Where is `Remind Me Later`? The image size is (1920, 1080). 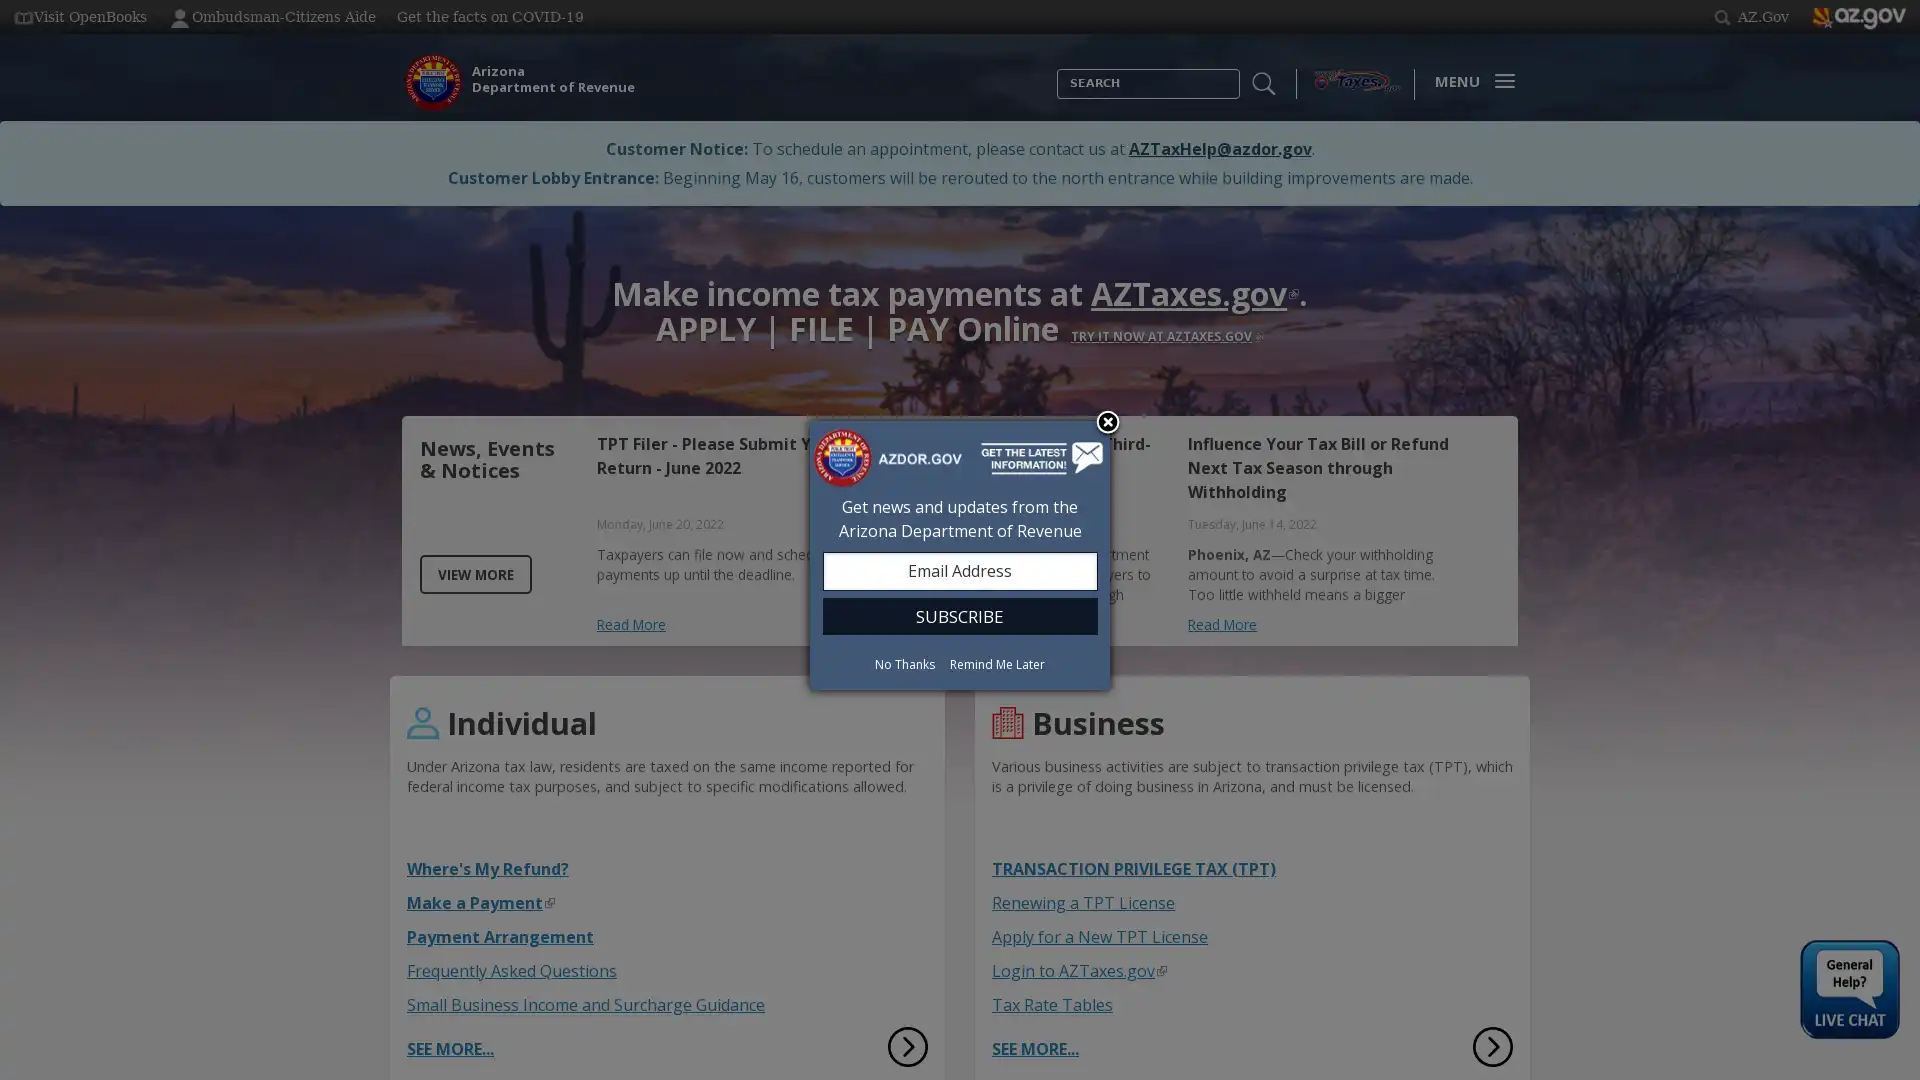 Remind Me Later is located at coordinates (997, 663).